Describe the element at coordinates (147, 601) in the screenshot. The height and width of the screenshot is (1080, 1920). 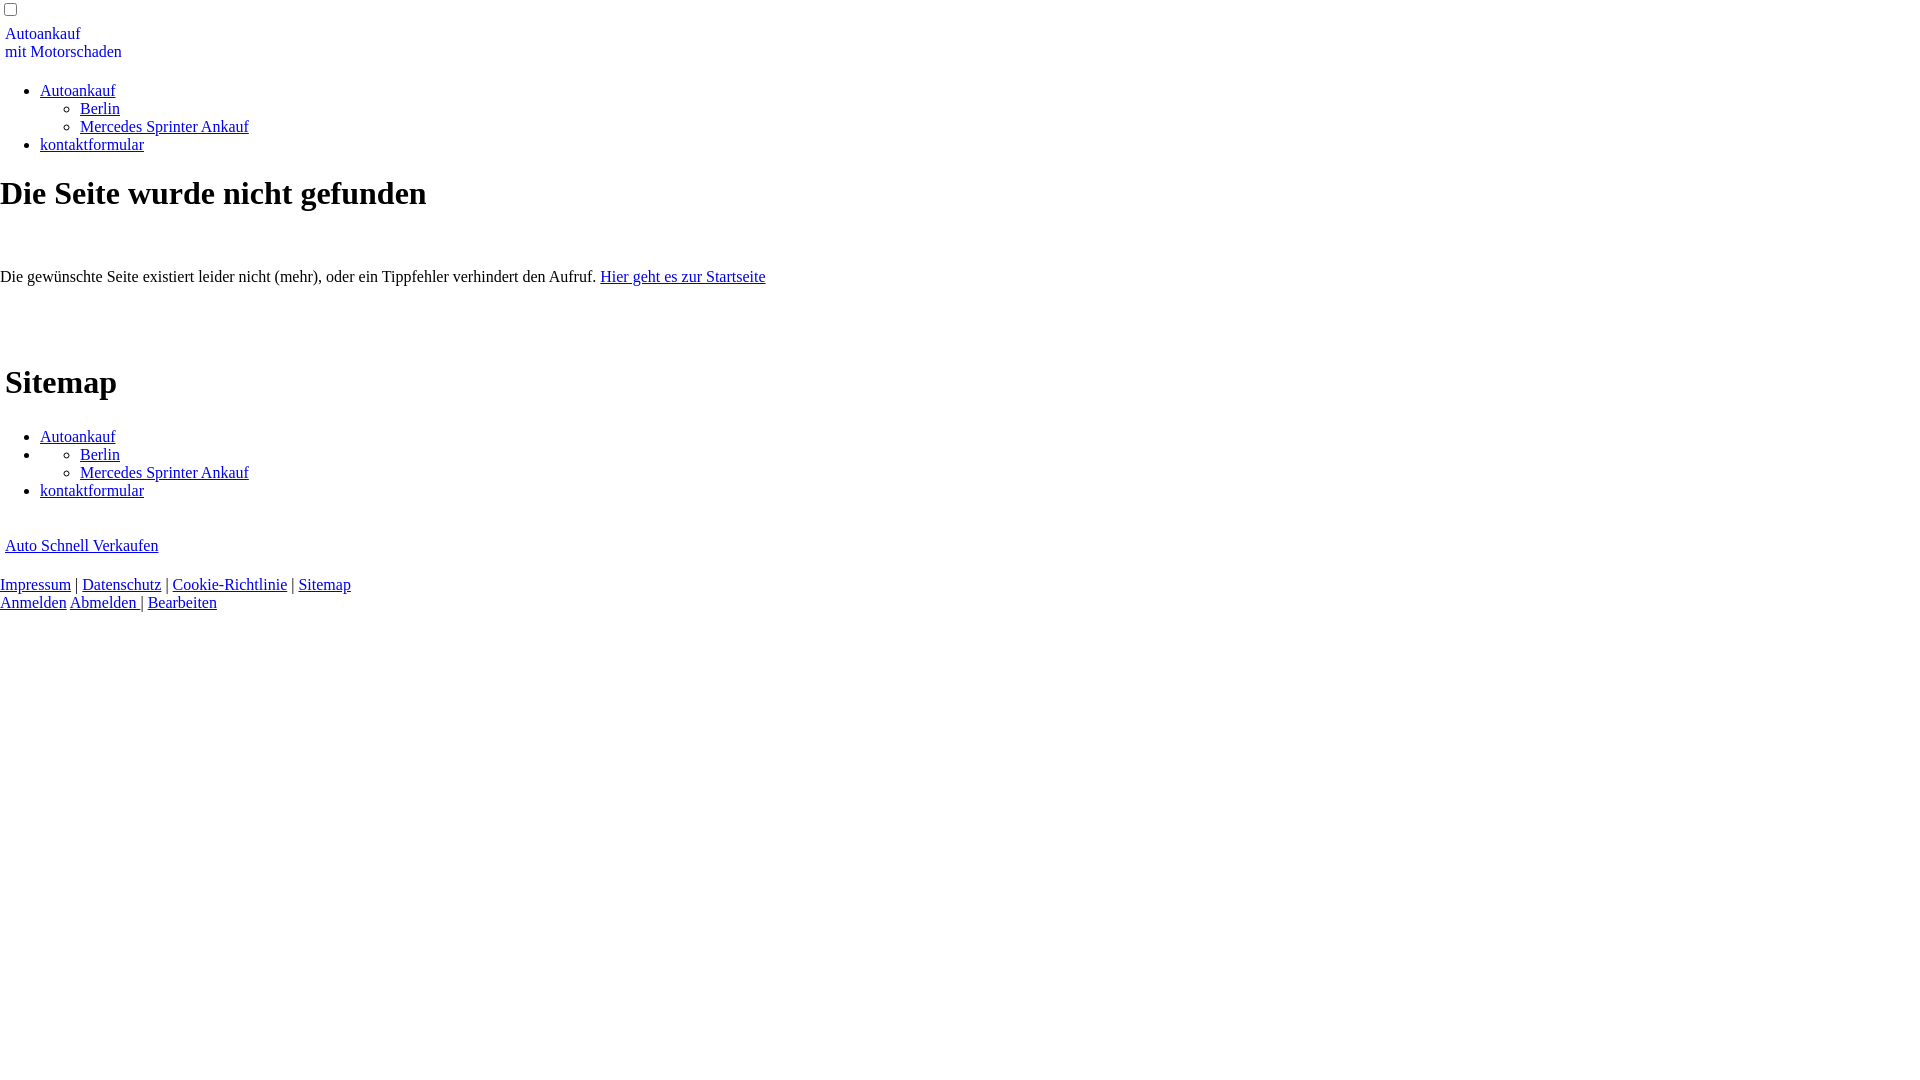
I see `'Bearbeiten'` at that location.